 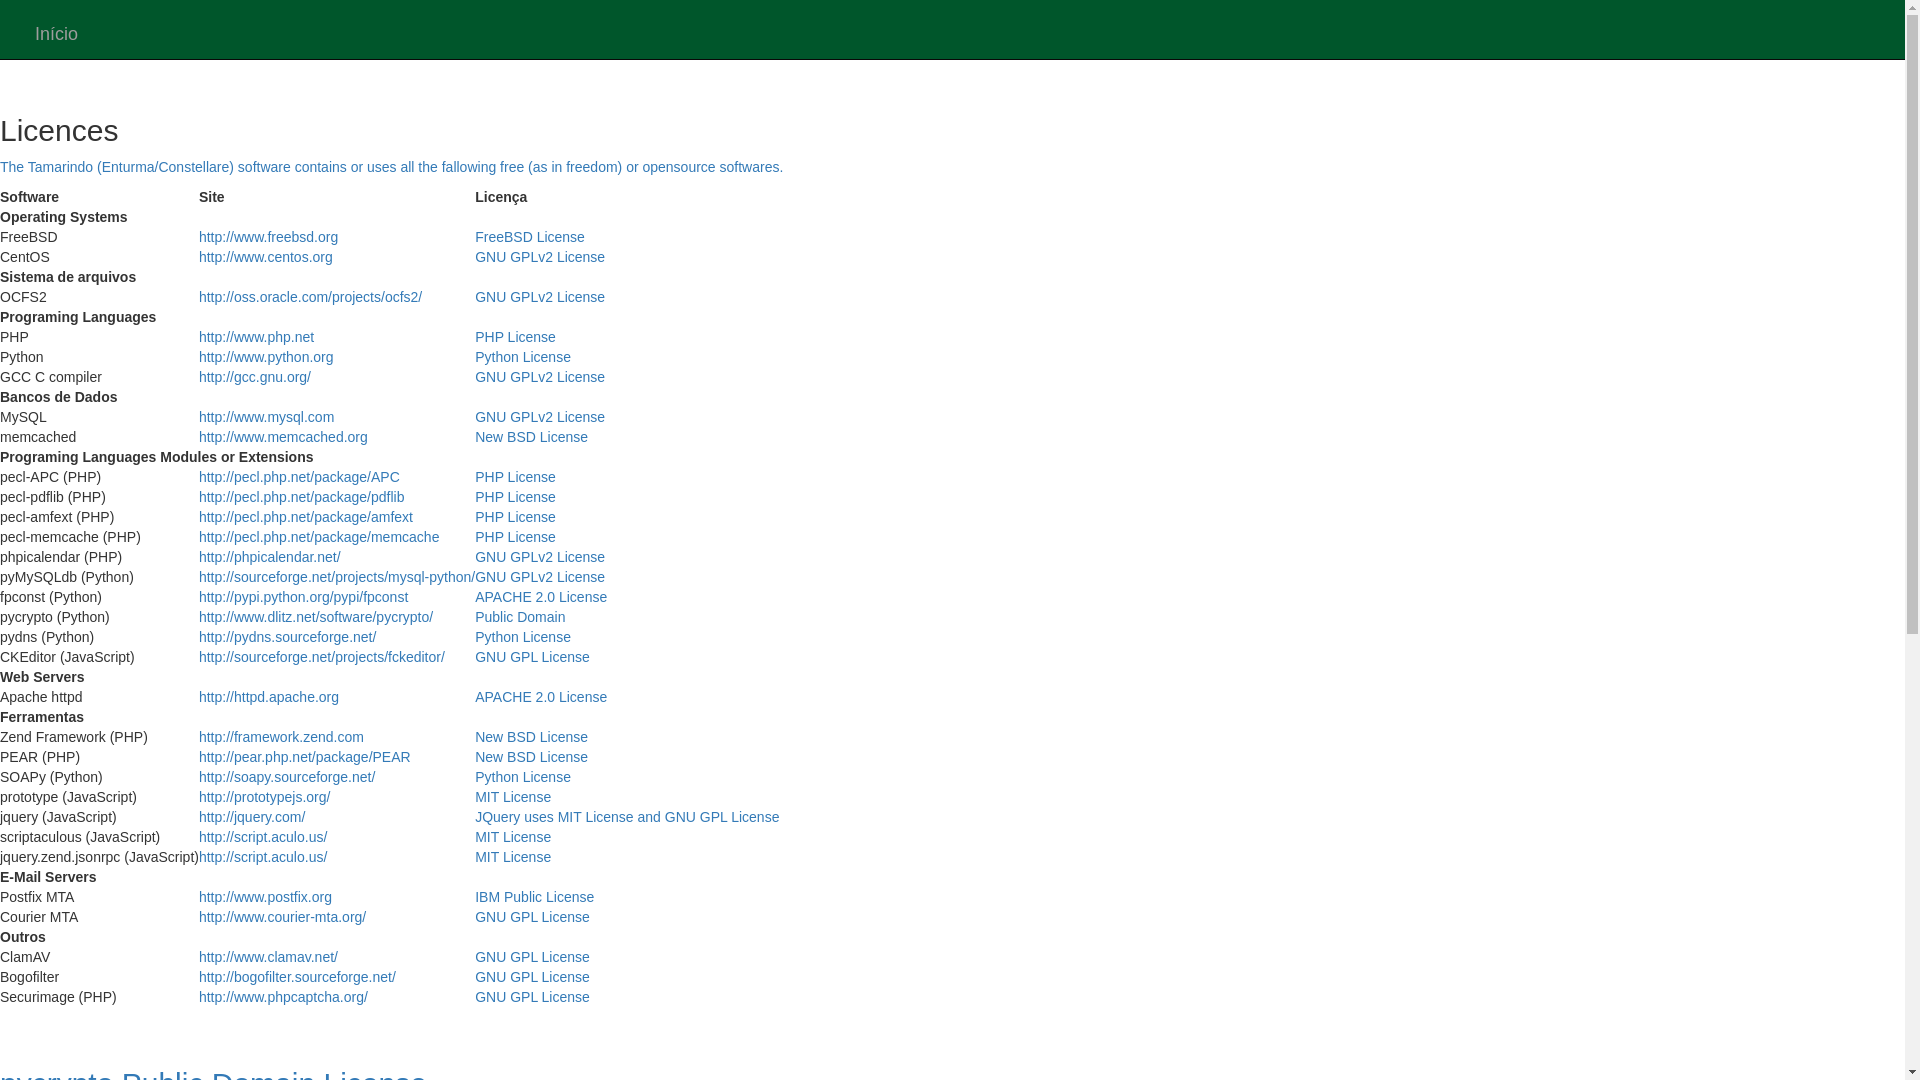 What do you see at coordinates (255, 335) in the screenshot?
I see `'http://www.php.net'` at bounding box center [255, 335].